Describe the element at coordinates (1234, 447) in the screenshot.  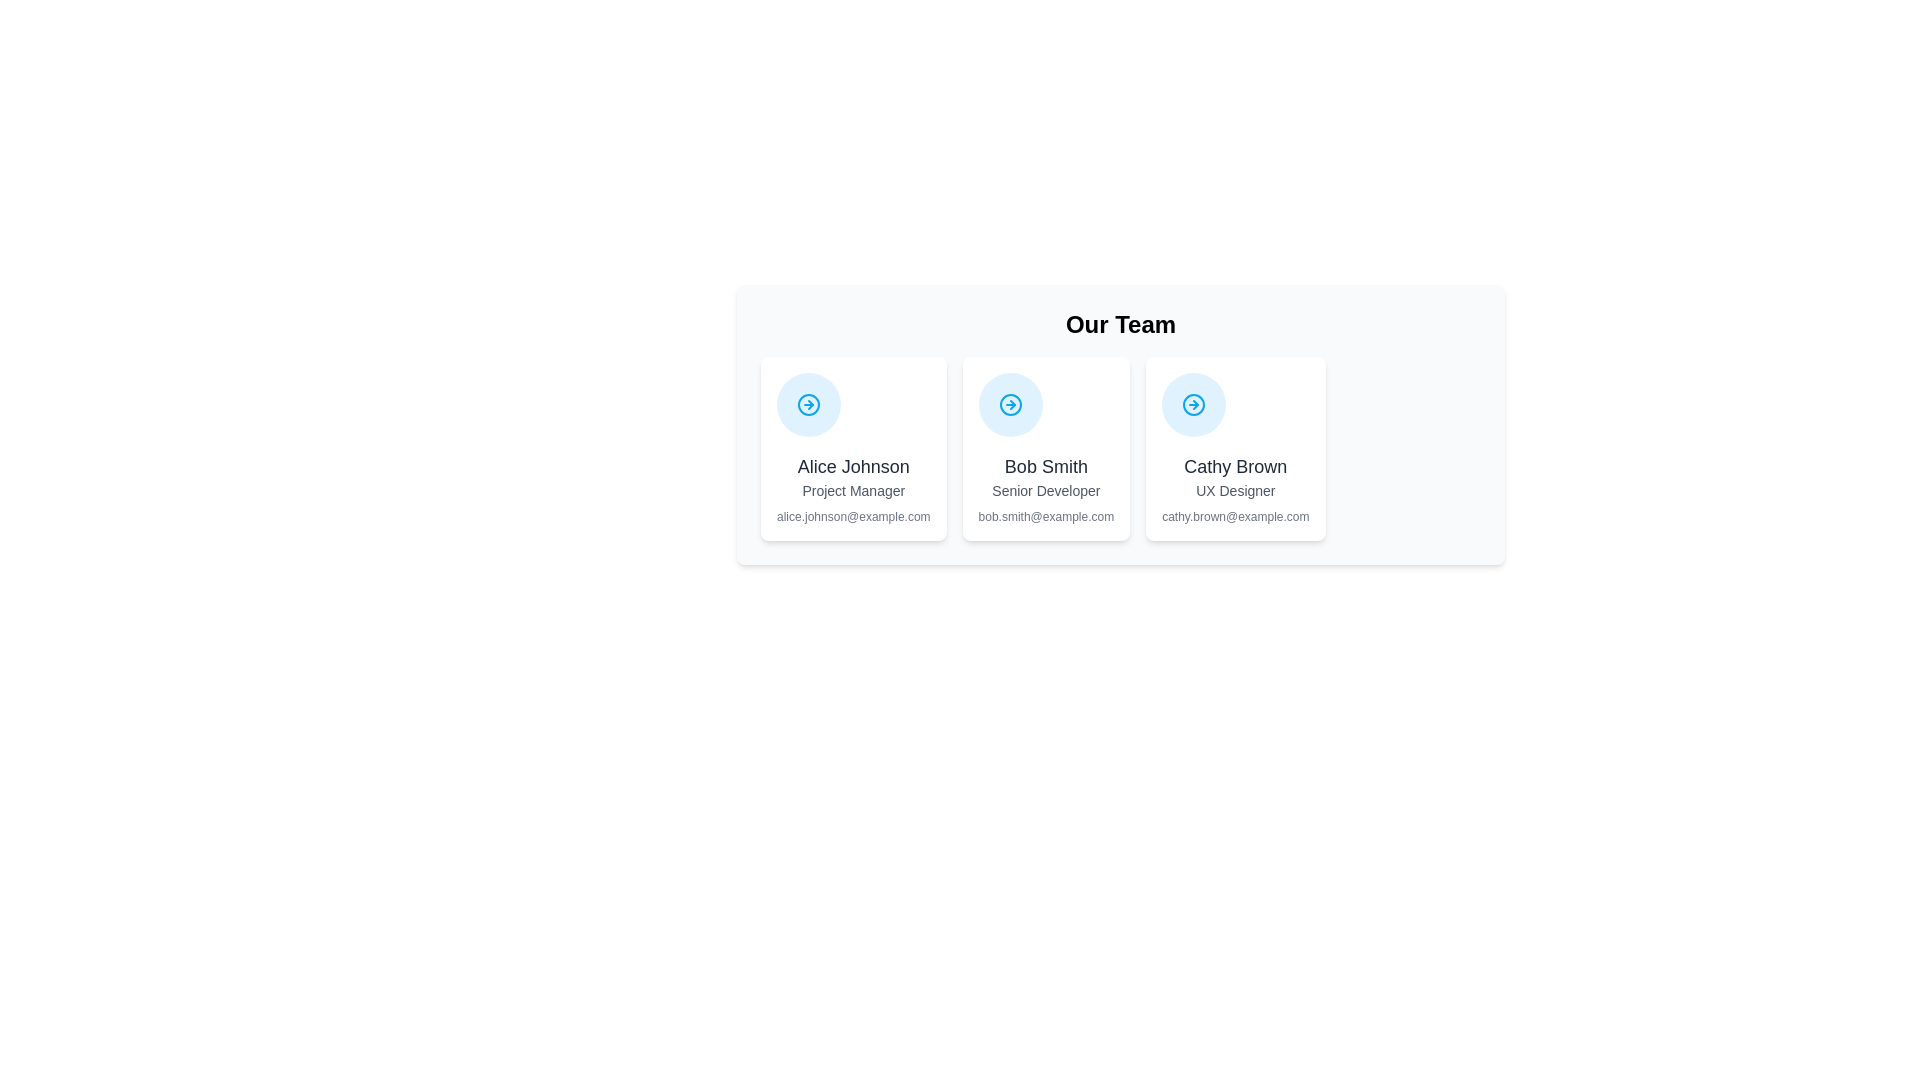
I see `the card displaying 'Cathy Brown', which is the third card in the 'Our Team' section` at that location.